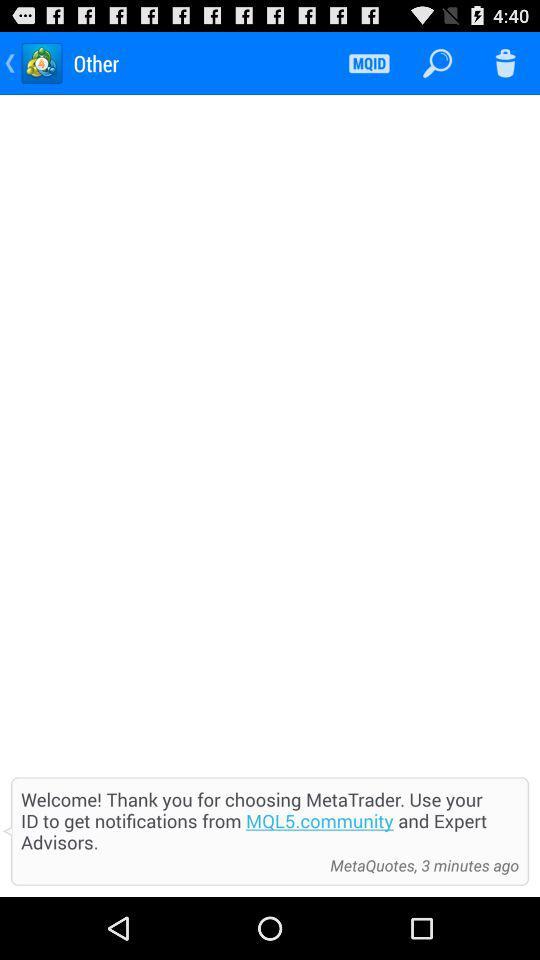  Describe the element at coordinates (170, 864) in the screenshot. I see `the icon at the bottom left corner` at that location.